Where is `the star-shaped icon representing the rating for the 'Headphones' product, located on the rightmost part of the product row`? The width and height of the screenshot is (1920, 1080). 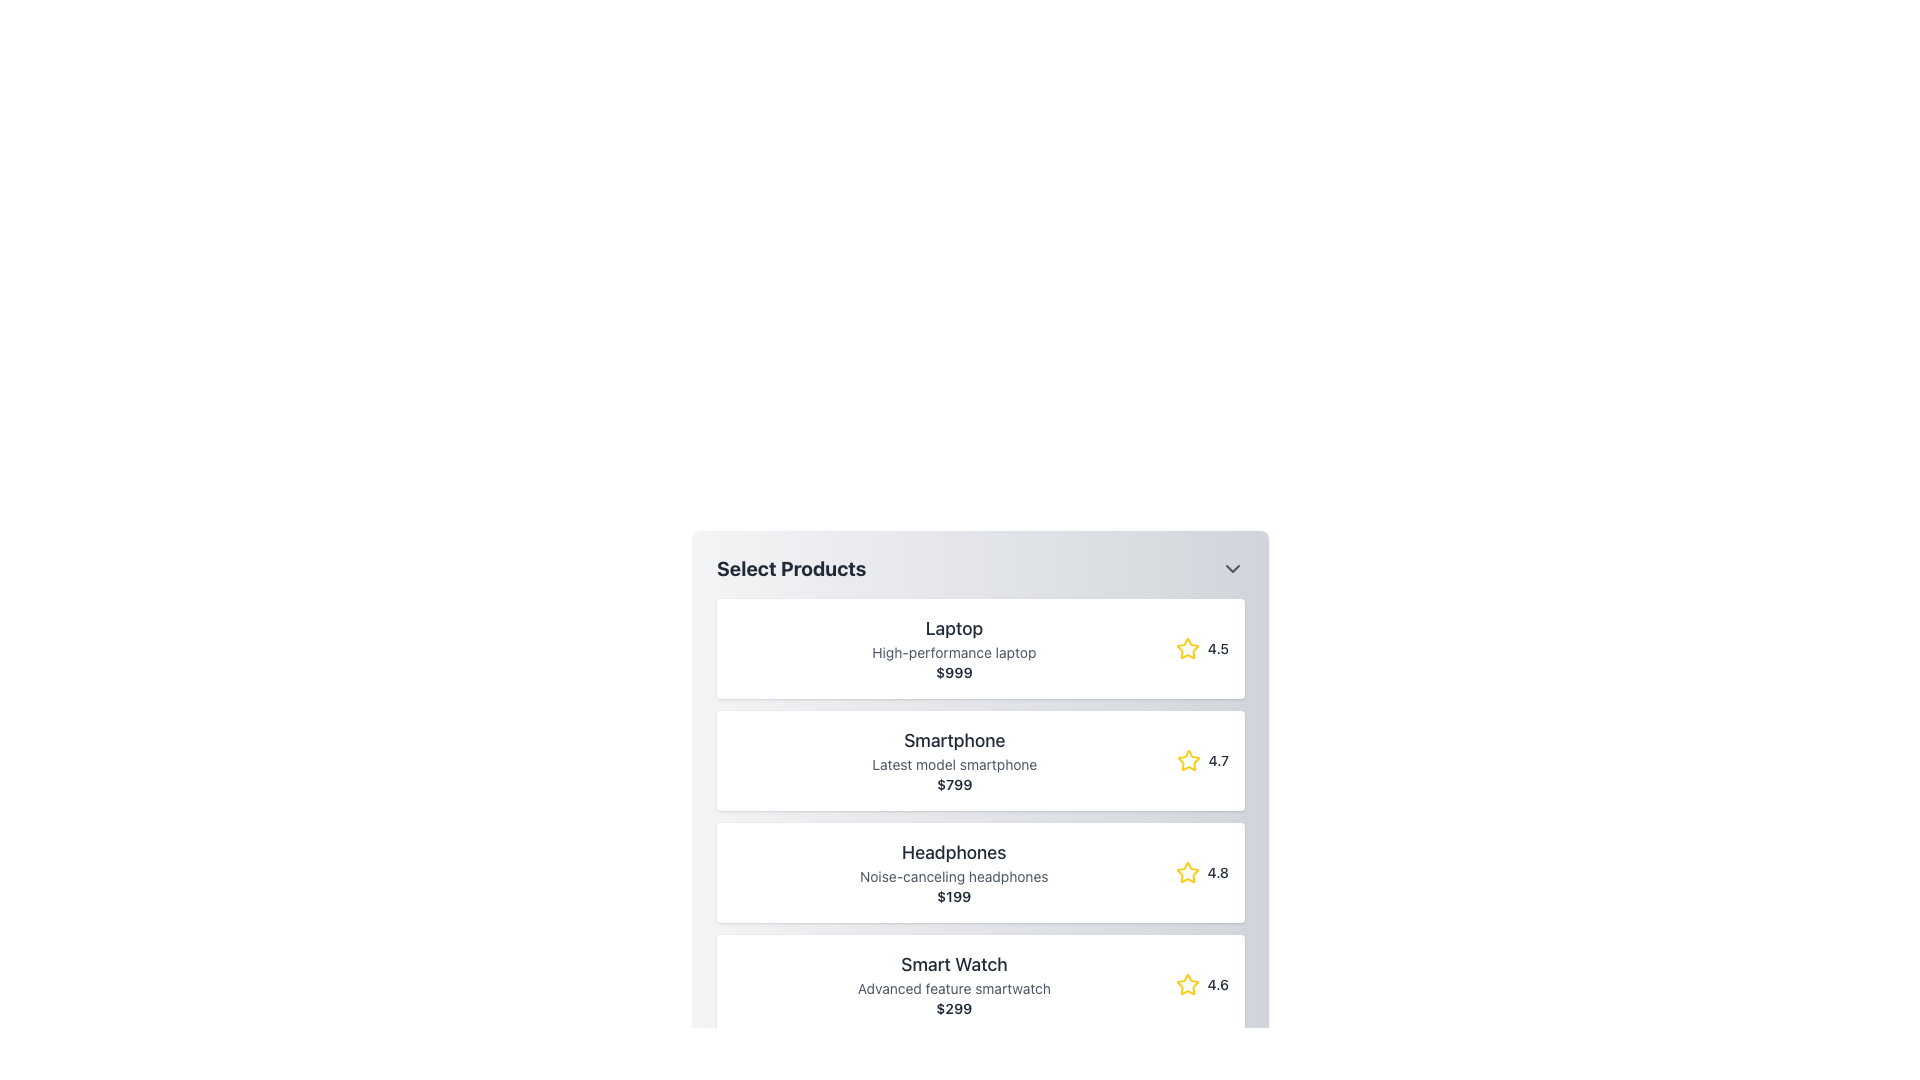
the star-shaped icon representing the rating for the 'Headphones' product, located on the rightmost part of the product row is located at coordinates (1187, 871).